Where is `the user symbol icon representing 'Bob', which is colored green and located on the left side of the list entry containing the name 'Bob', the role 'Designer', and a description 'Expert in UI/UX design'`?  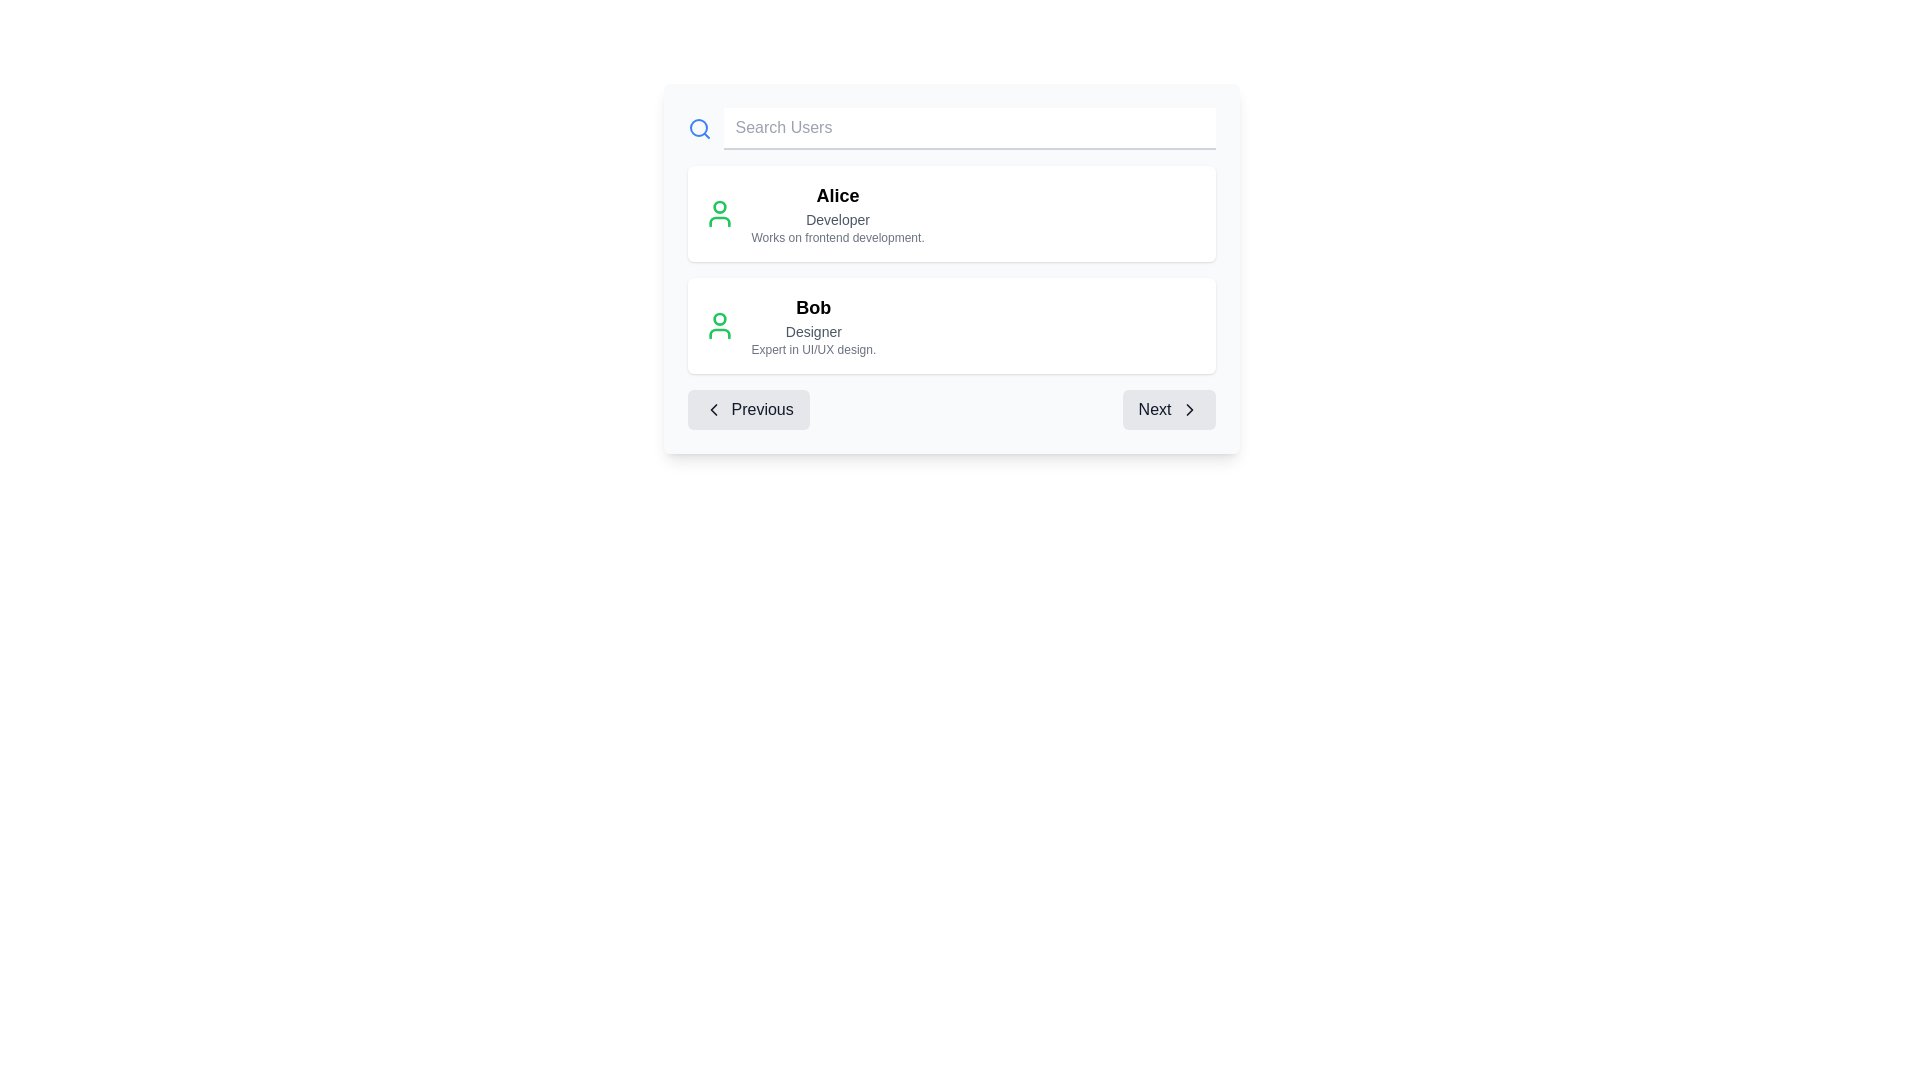
the user symbol icon representing 'Bob', which is colored green and located on the left side of the list entry containing the name 'Bob', the role 'Designer', and a description 'Expert in UI/UX design' is located at coordinates (719, 325).